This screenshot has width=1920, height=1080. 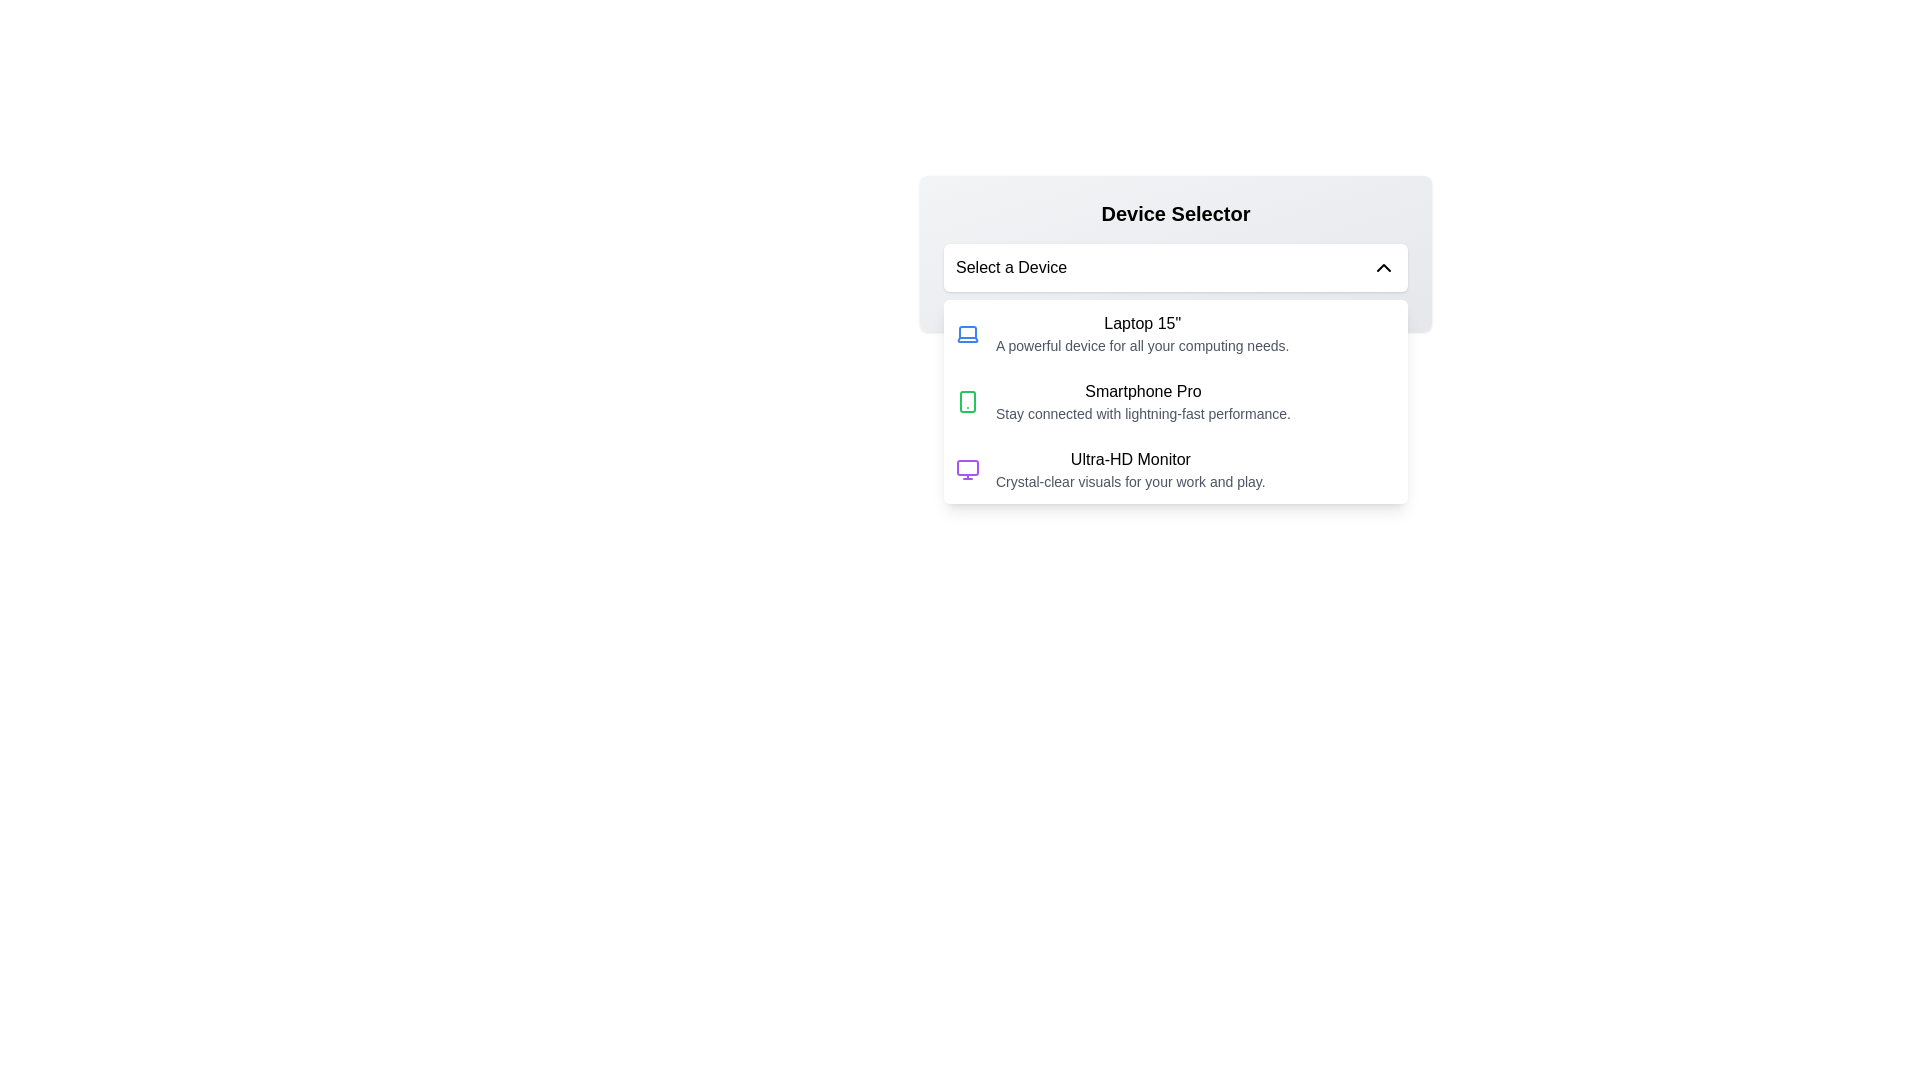 What do you see at coordinates (1142, 333) in the screenshot?
I see `the first menu option in the dropdown titled 'Device Selector', which states 'Laptop 15"' and provides a description below it` at bounding box center [1142, 333].